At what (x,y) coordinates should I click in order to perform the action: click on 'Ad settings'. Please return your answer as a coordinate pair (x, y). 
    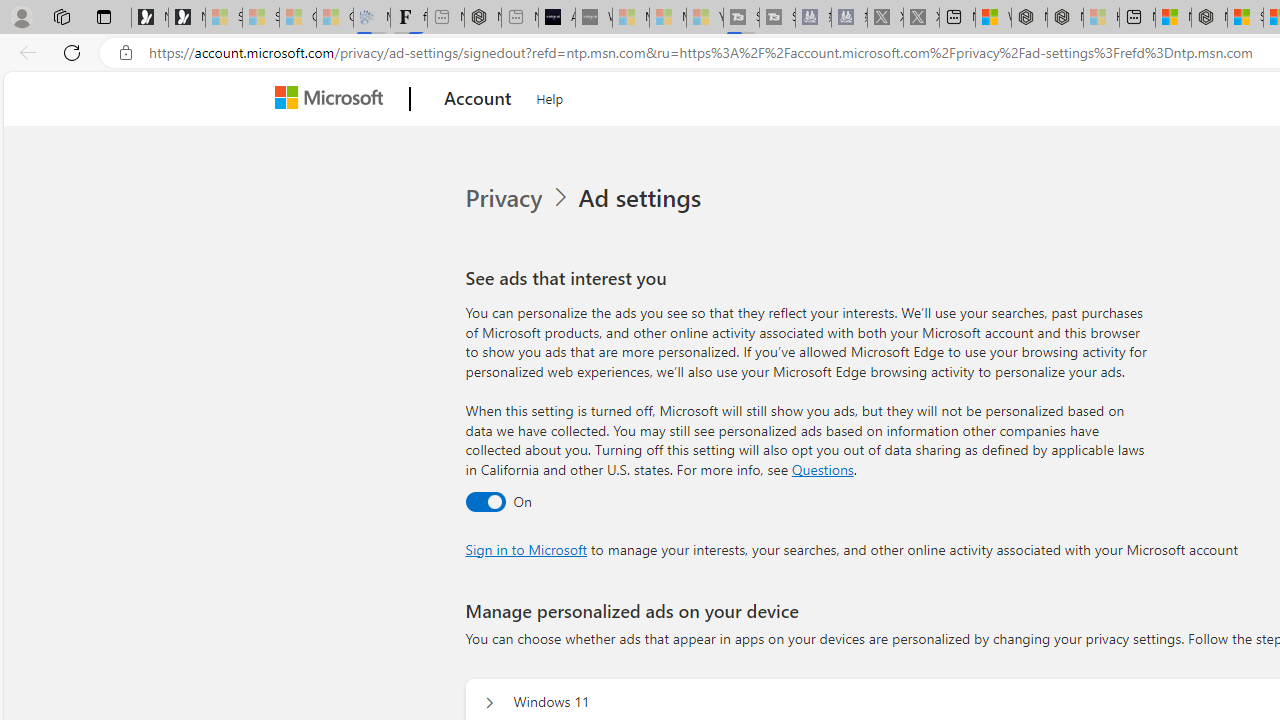
    Looking at the image, I should click on (643, 198).